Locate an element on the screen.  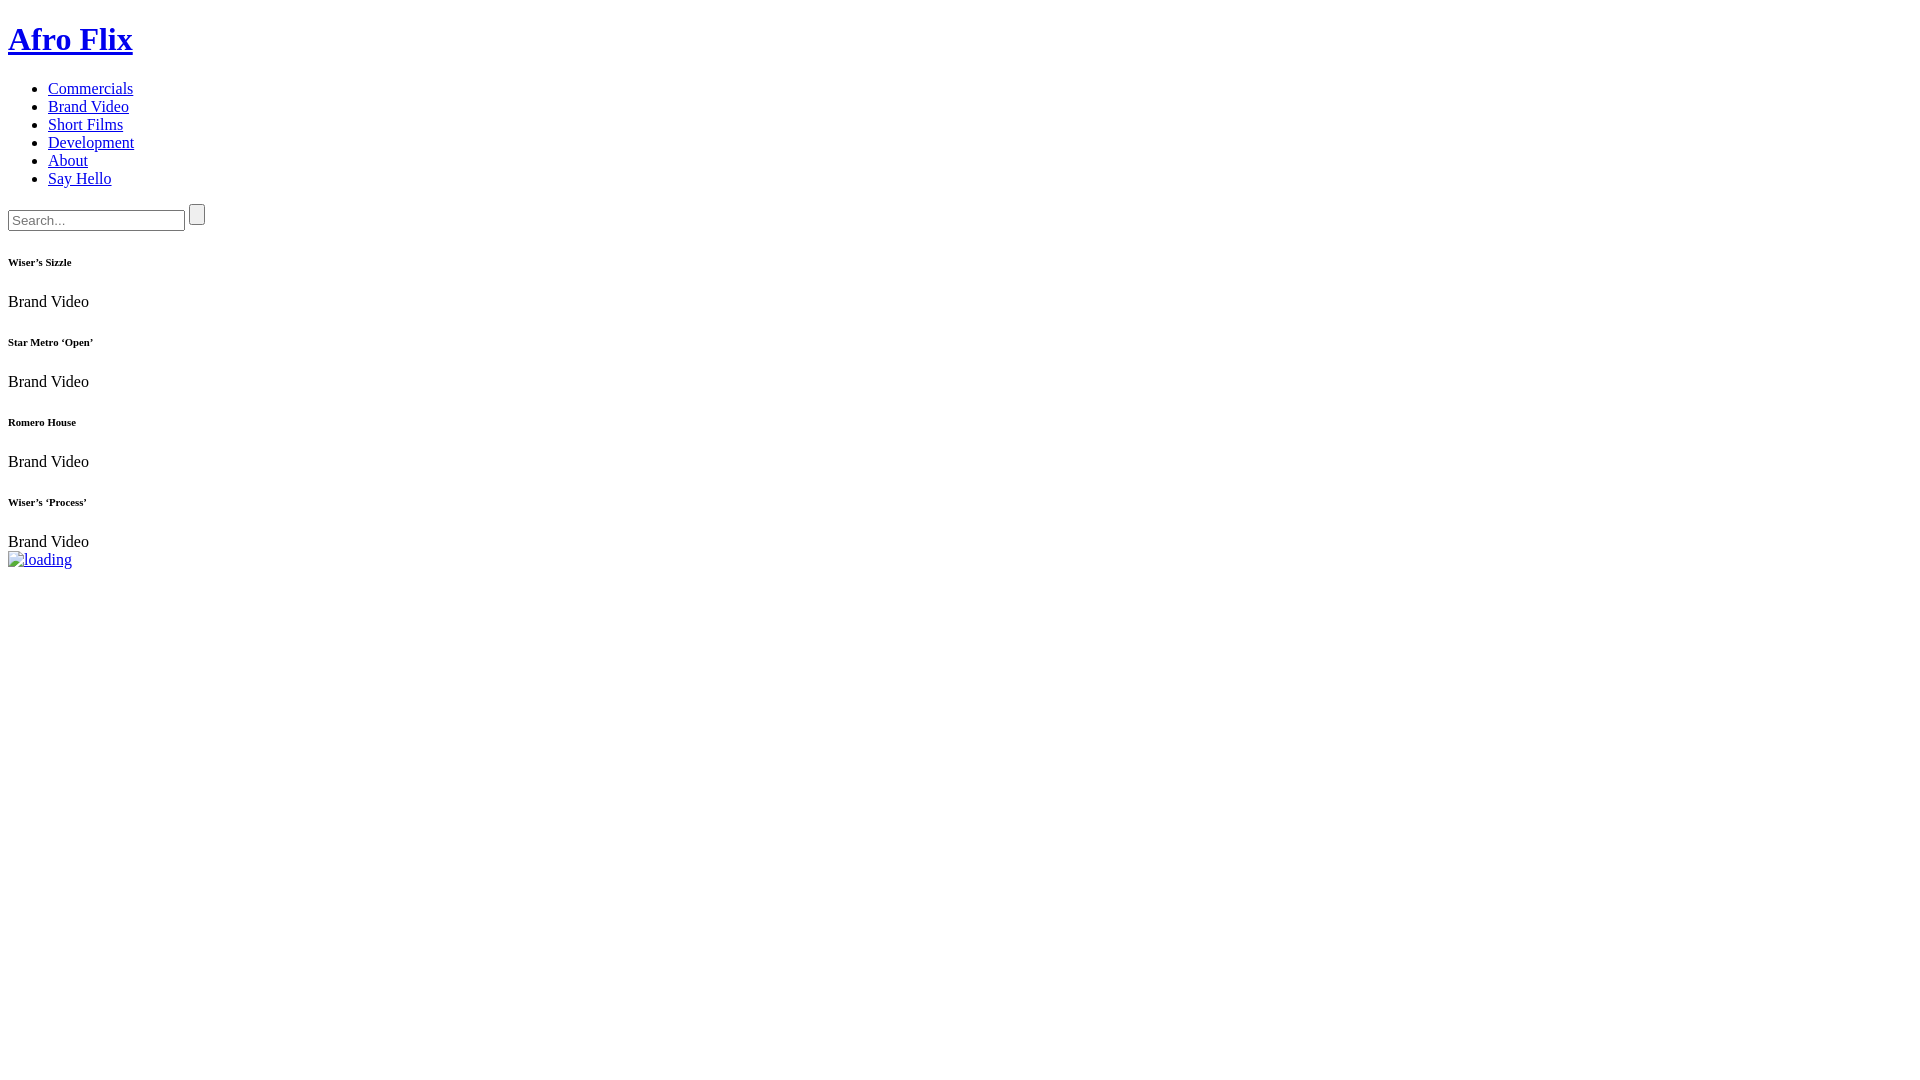
'Brand Video' is located at coordinates (87, 106).